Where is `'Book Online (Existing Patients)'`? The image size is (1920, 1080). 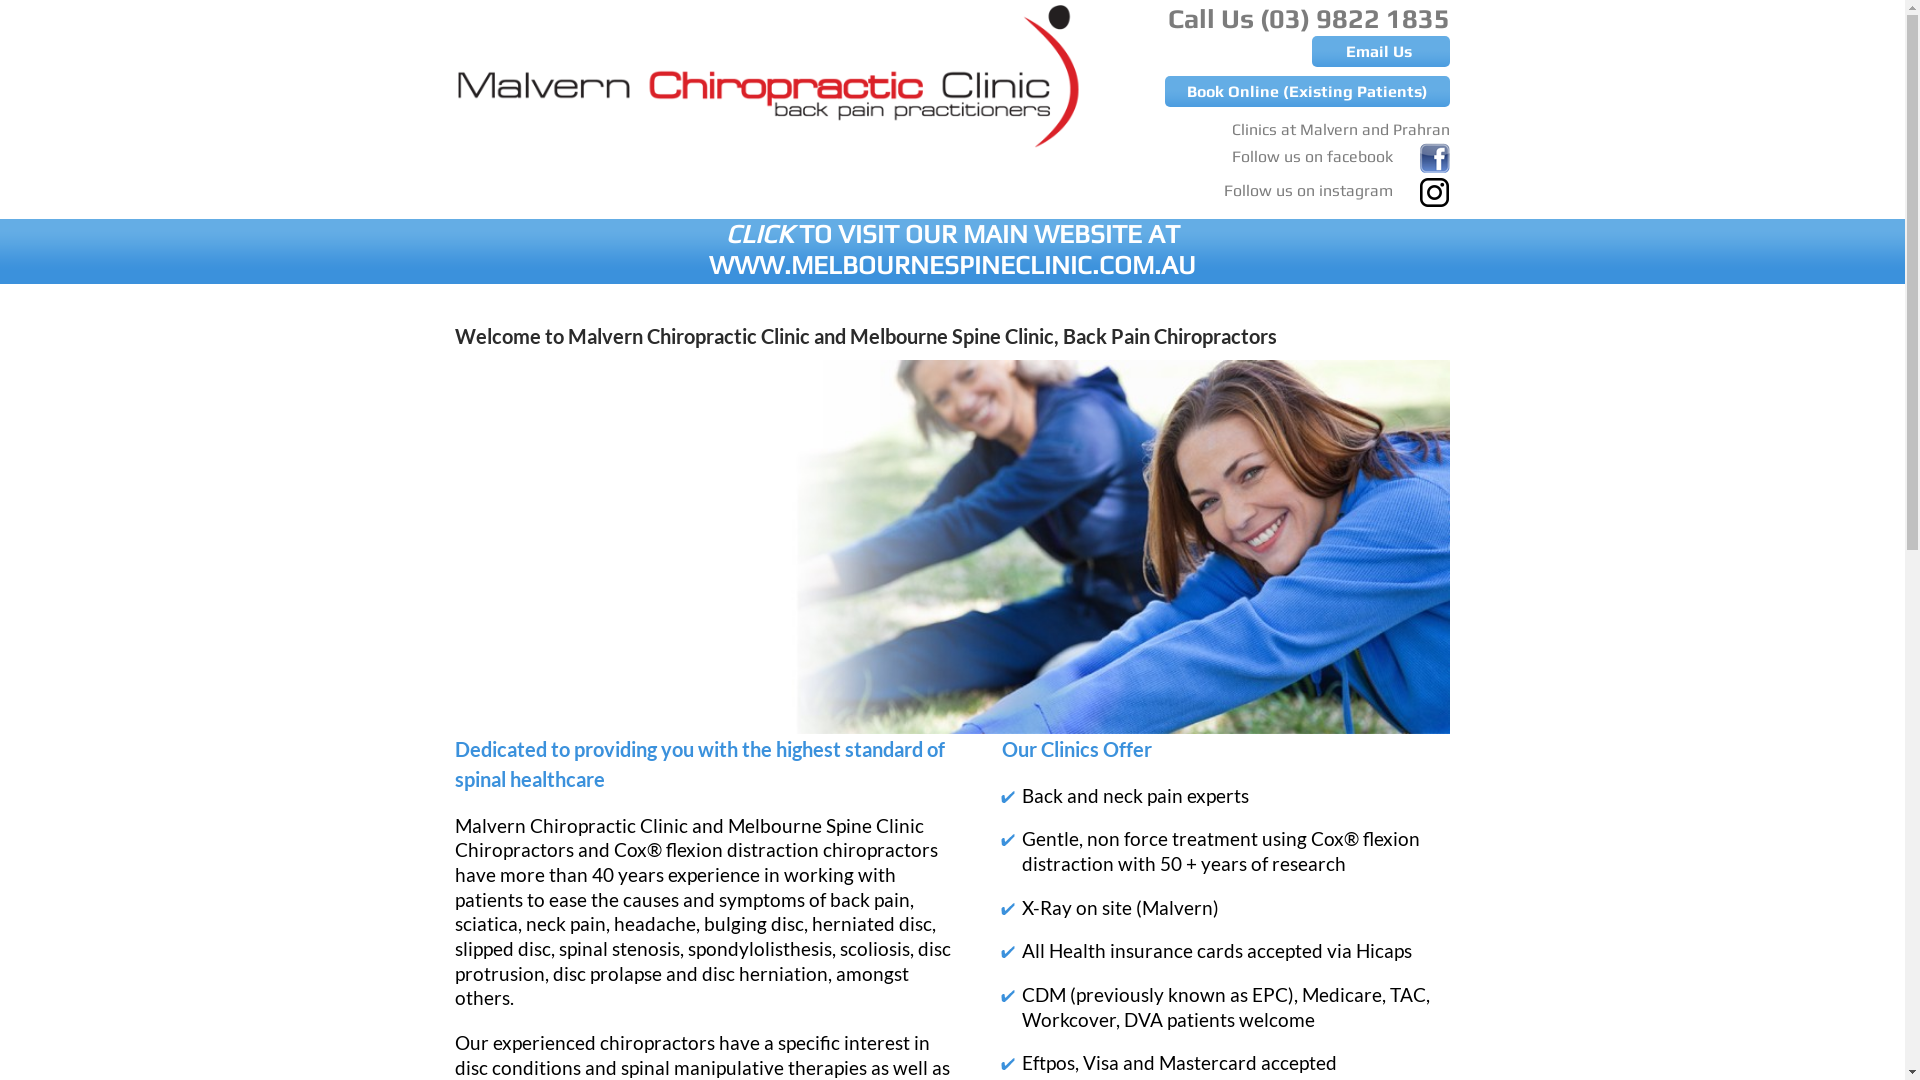 'Book Online (Existing Patients)' is located at coordinates (1307, 91).